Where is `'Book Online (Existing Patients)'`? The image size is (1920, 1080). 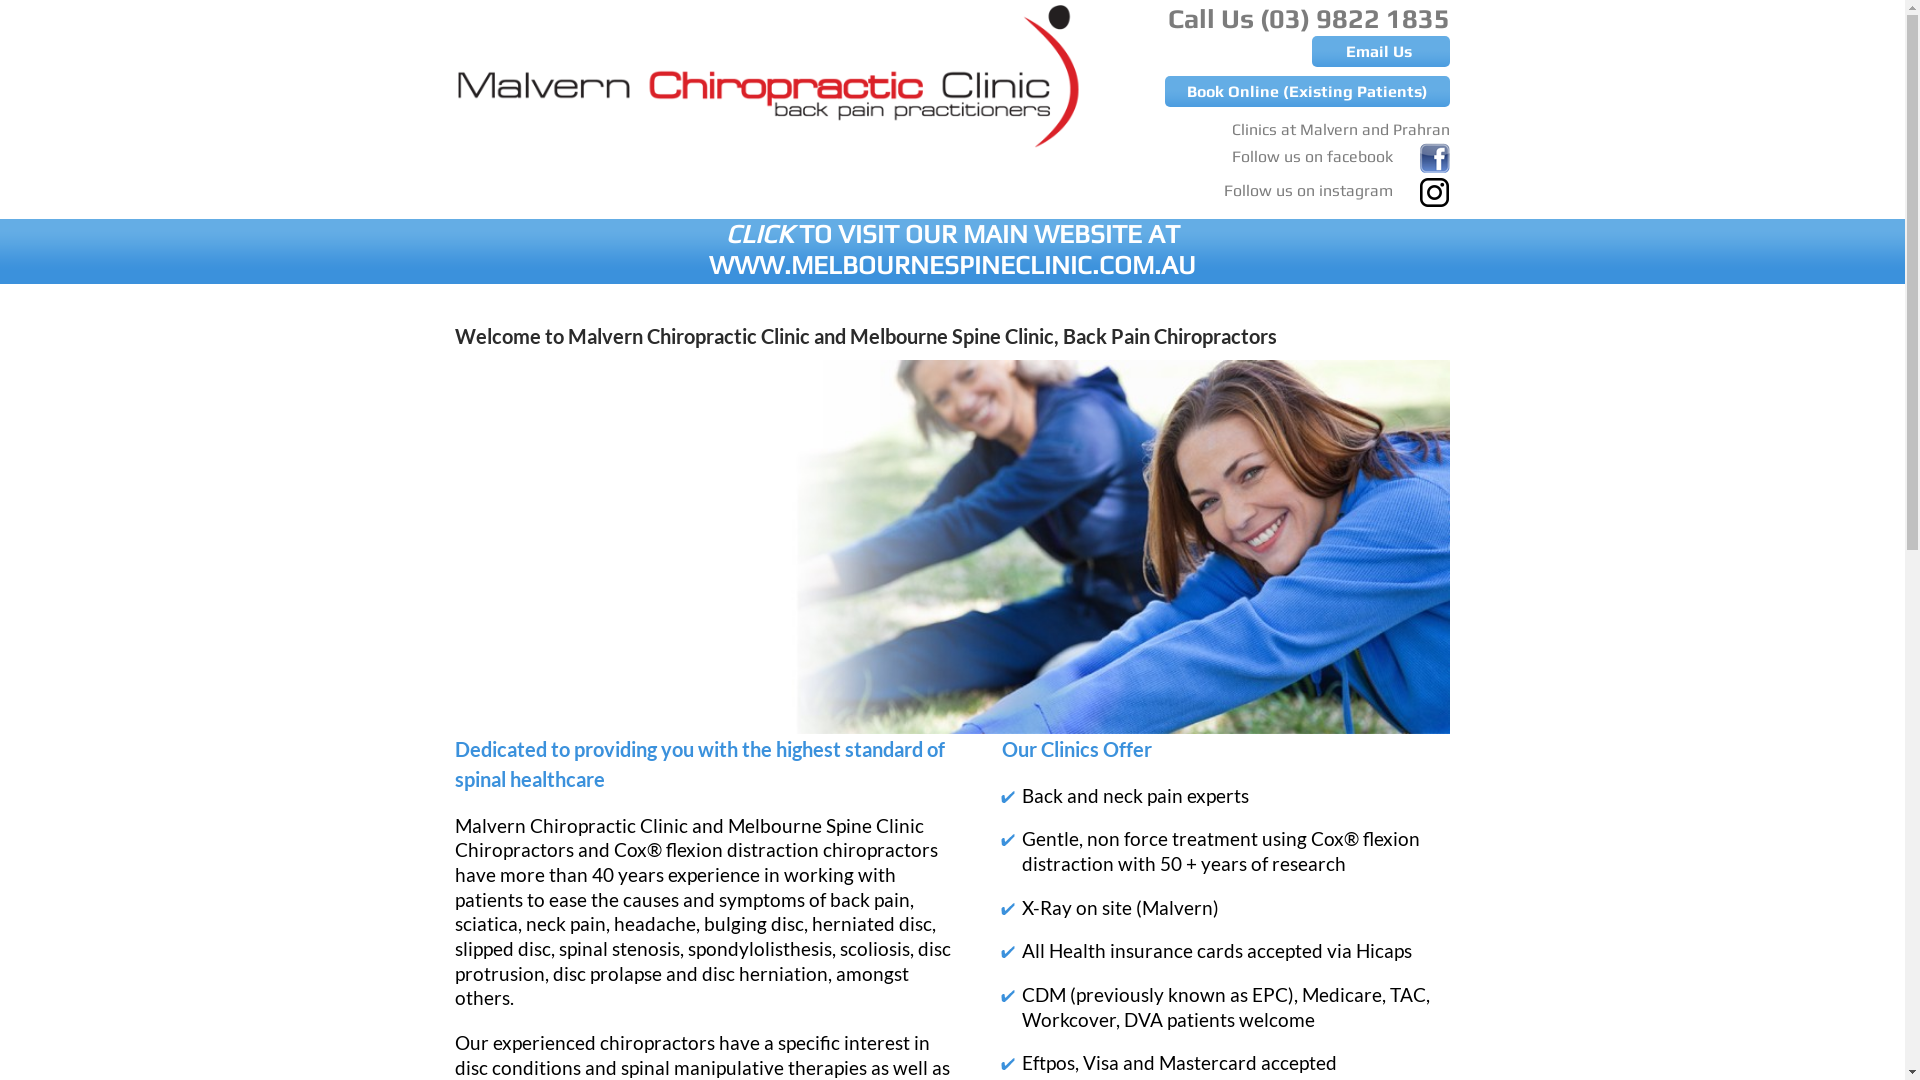 'Book Online (Existing Patients)' is located at coordinates (1307, 91).